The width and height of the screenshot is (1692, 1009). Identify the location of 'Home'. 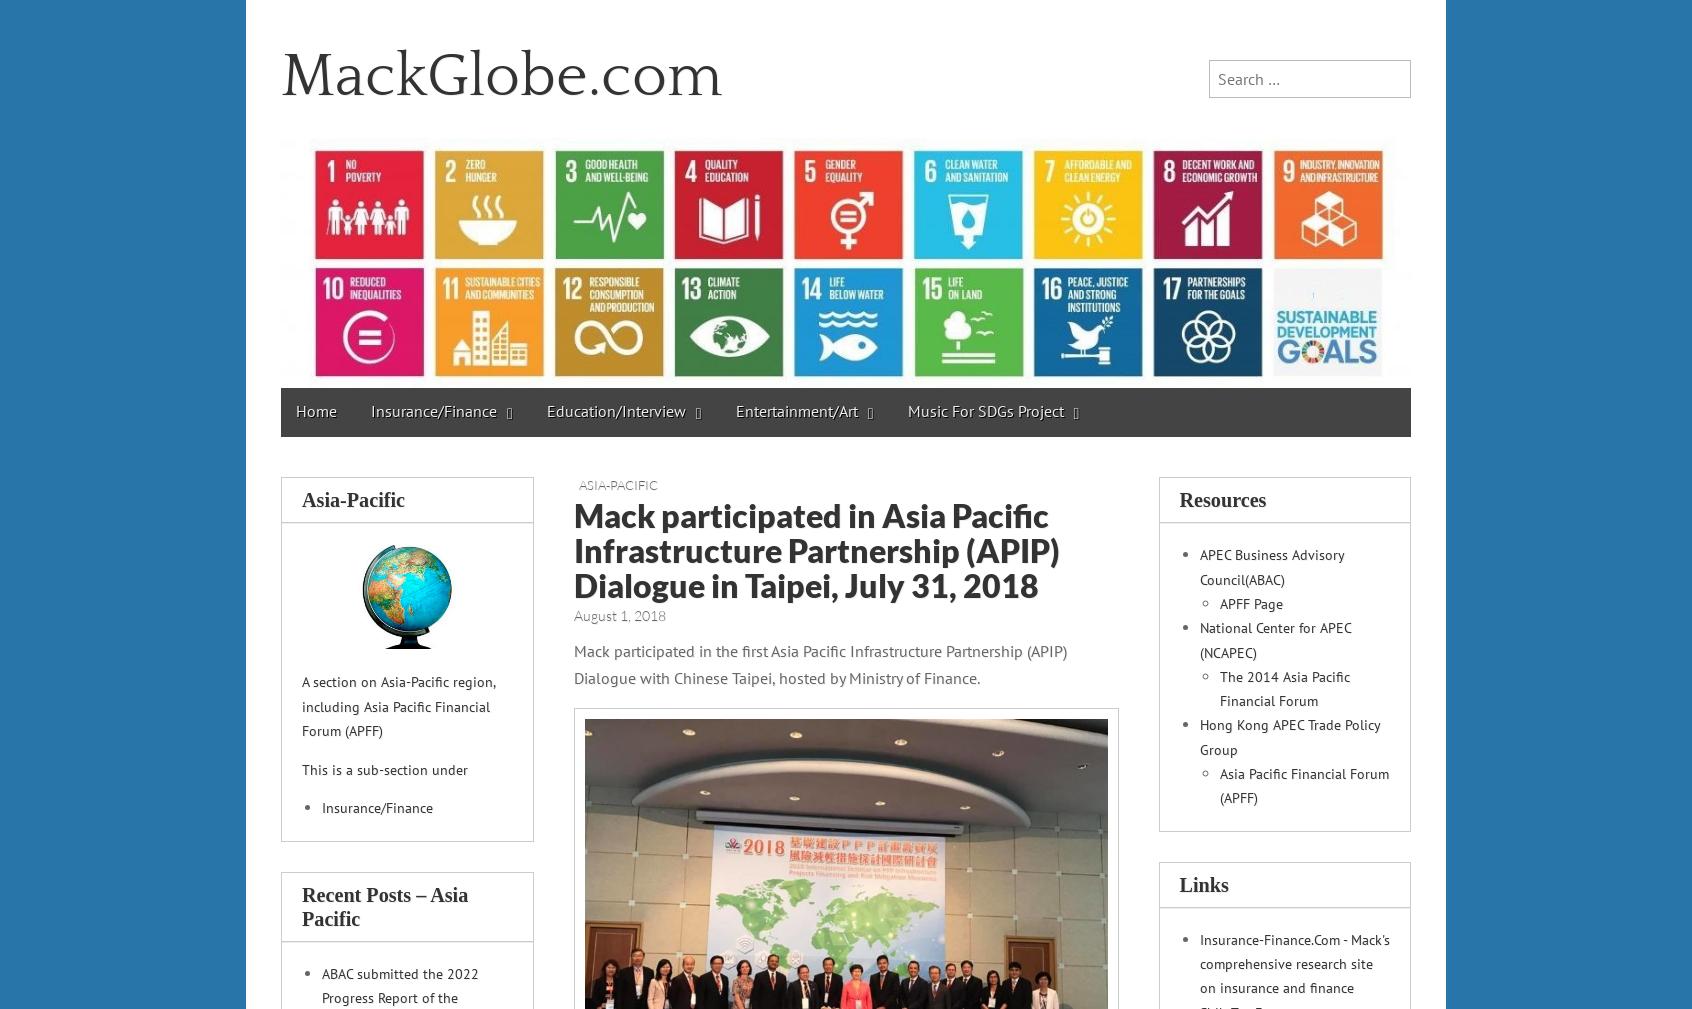
(315, 409).